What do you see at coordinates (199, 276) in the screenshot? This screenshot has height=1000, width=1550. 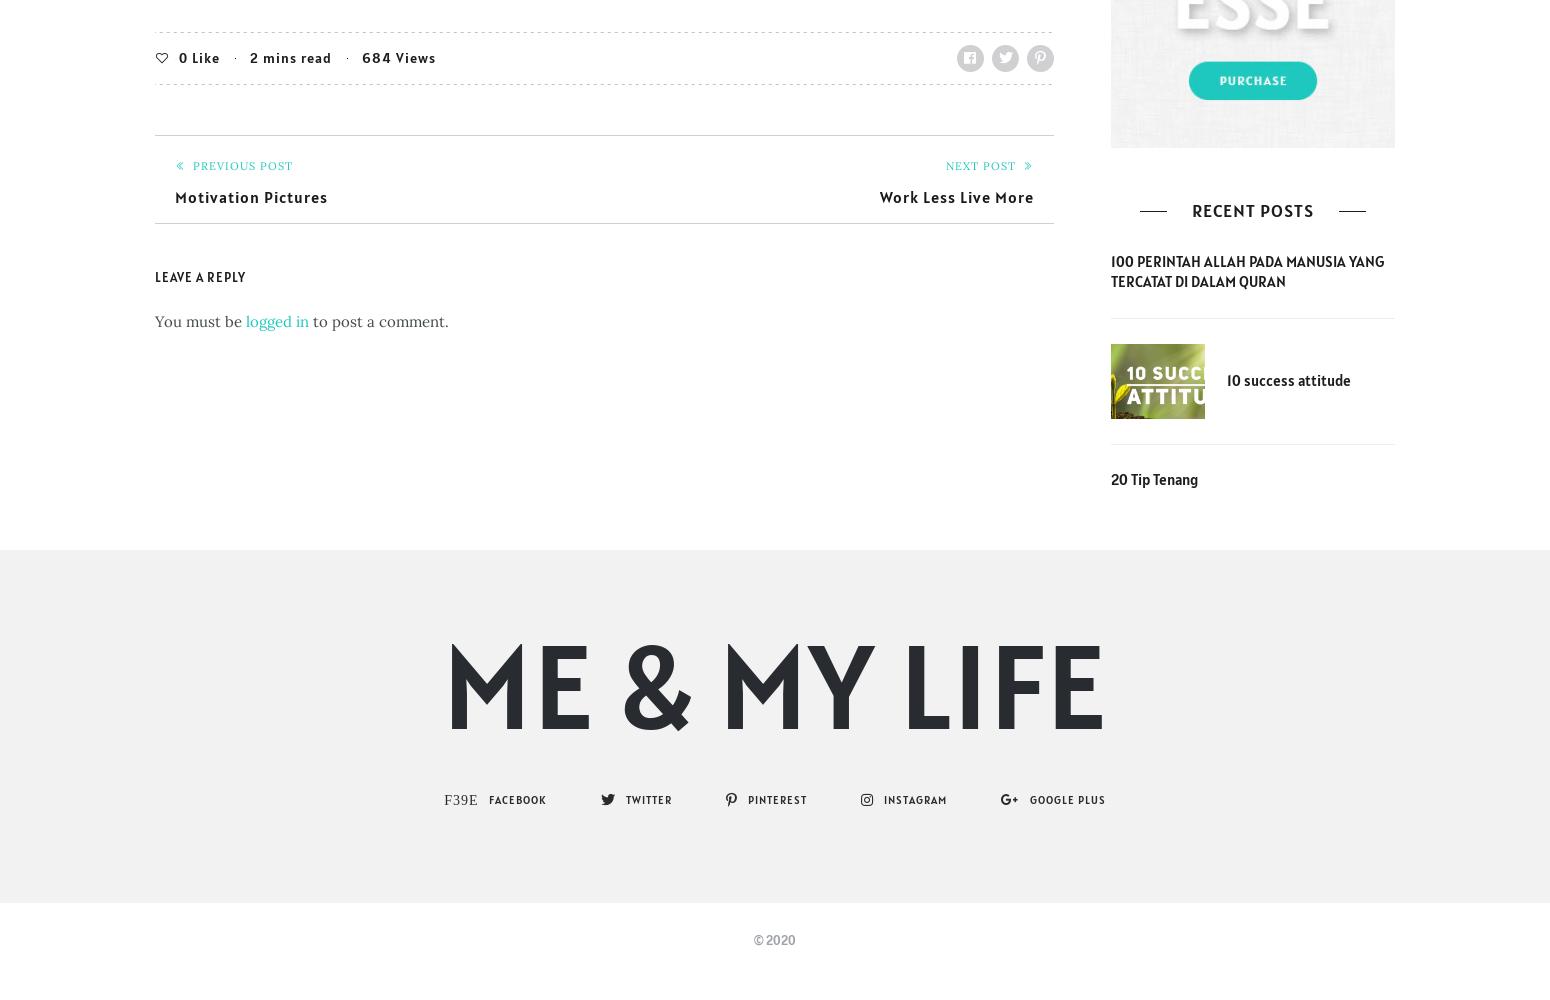 I see `'Leave a reply'` at bounding box center [199, 276].